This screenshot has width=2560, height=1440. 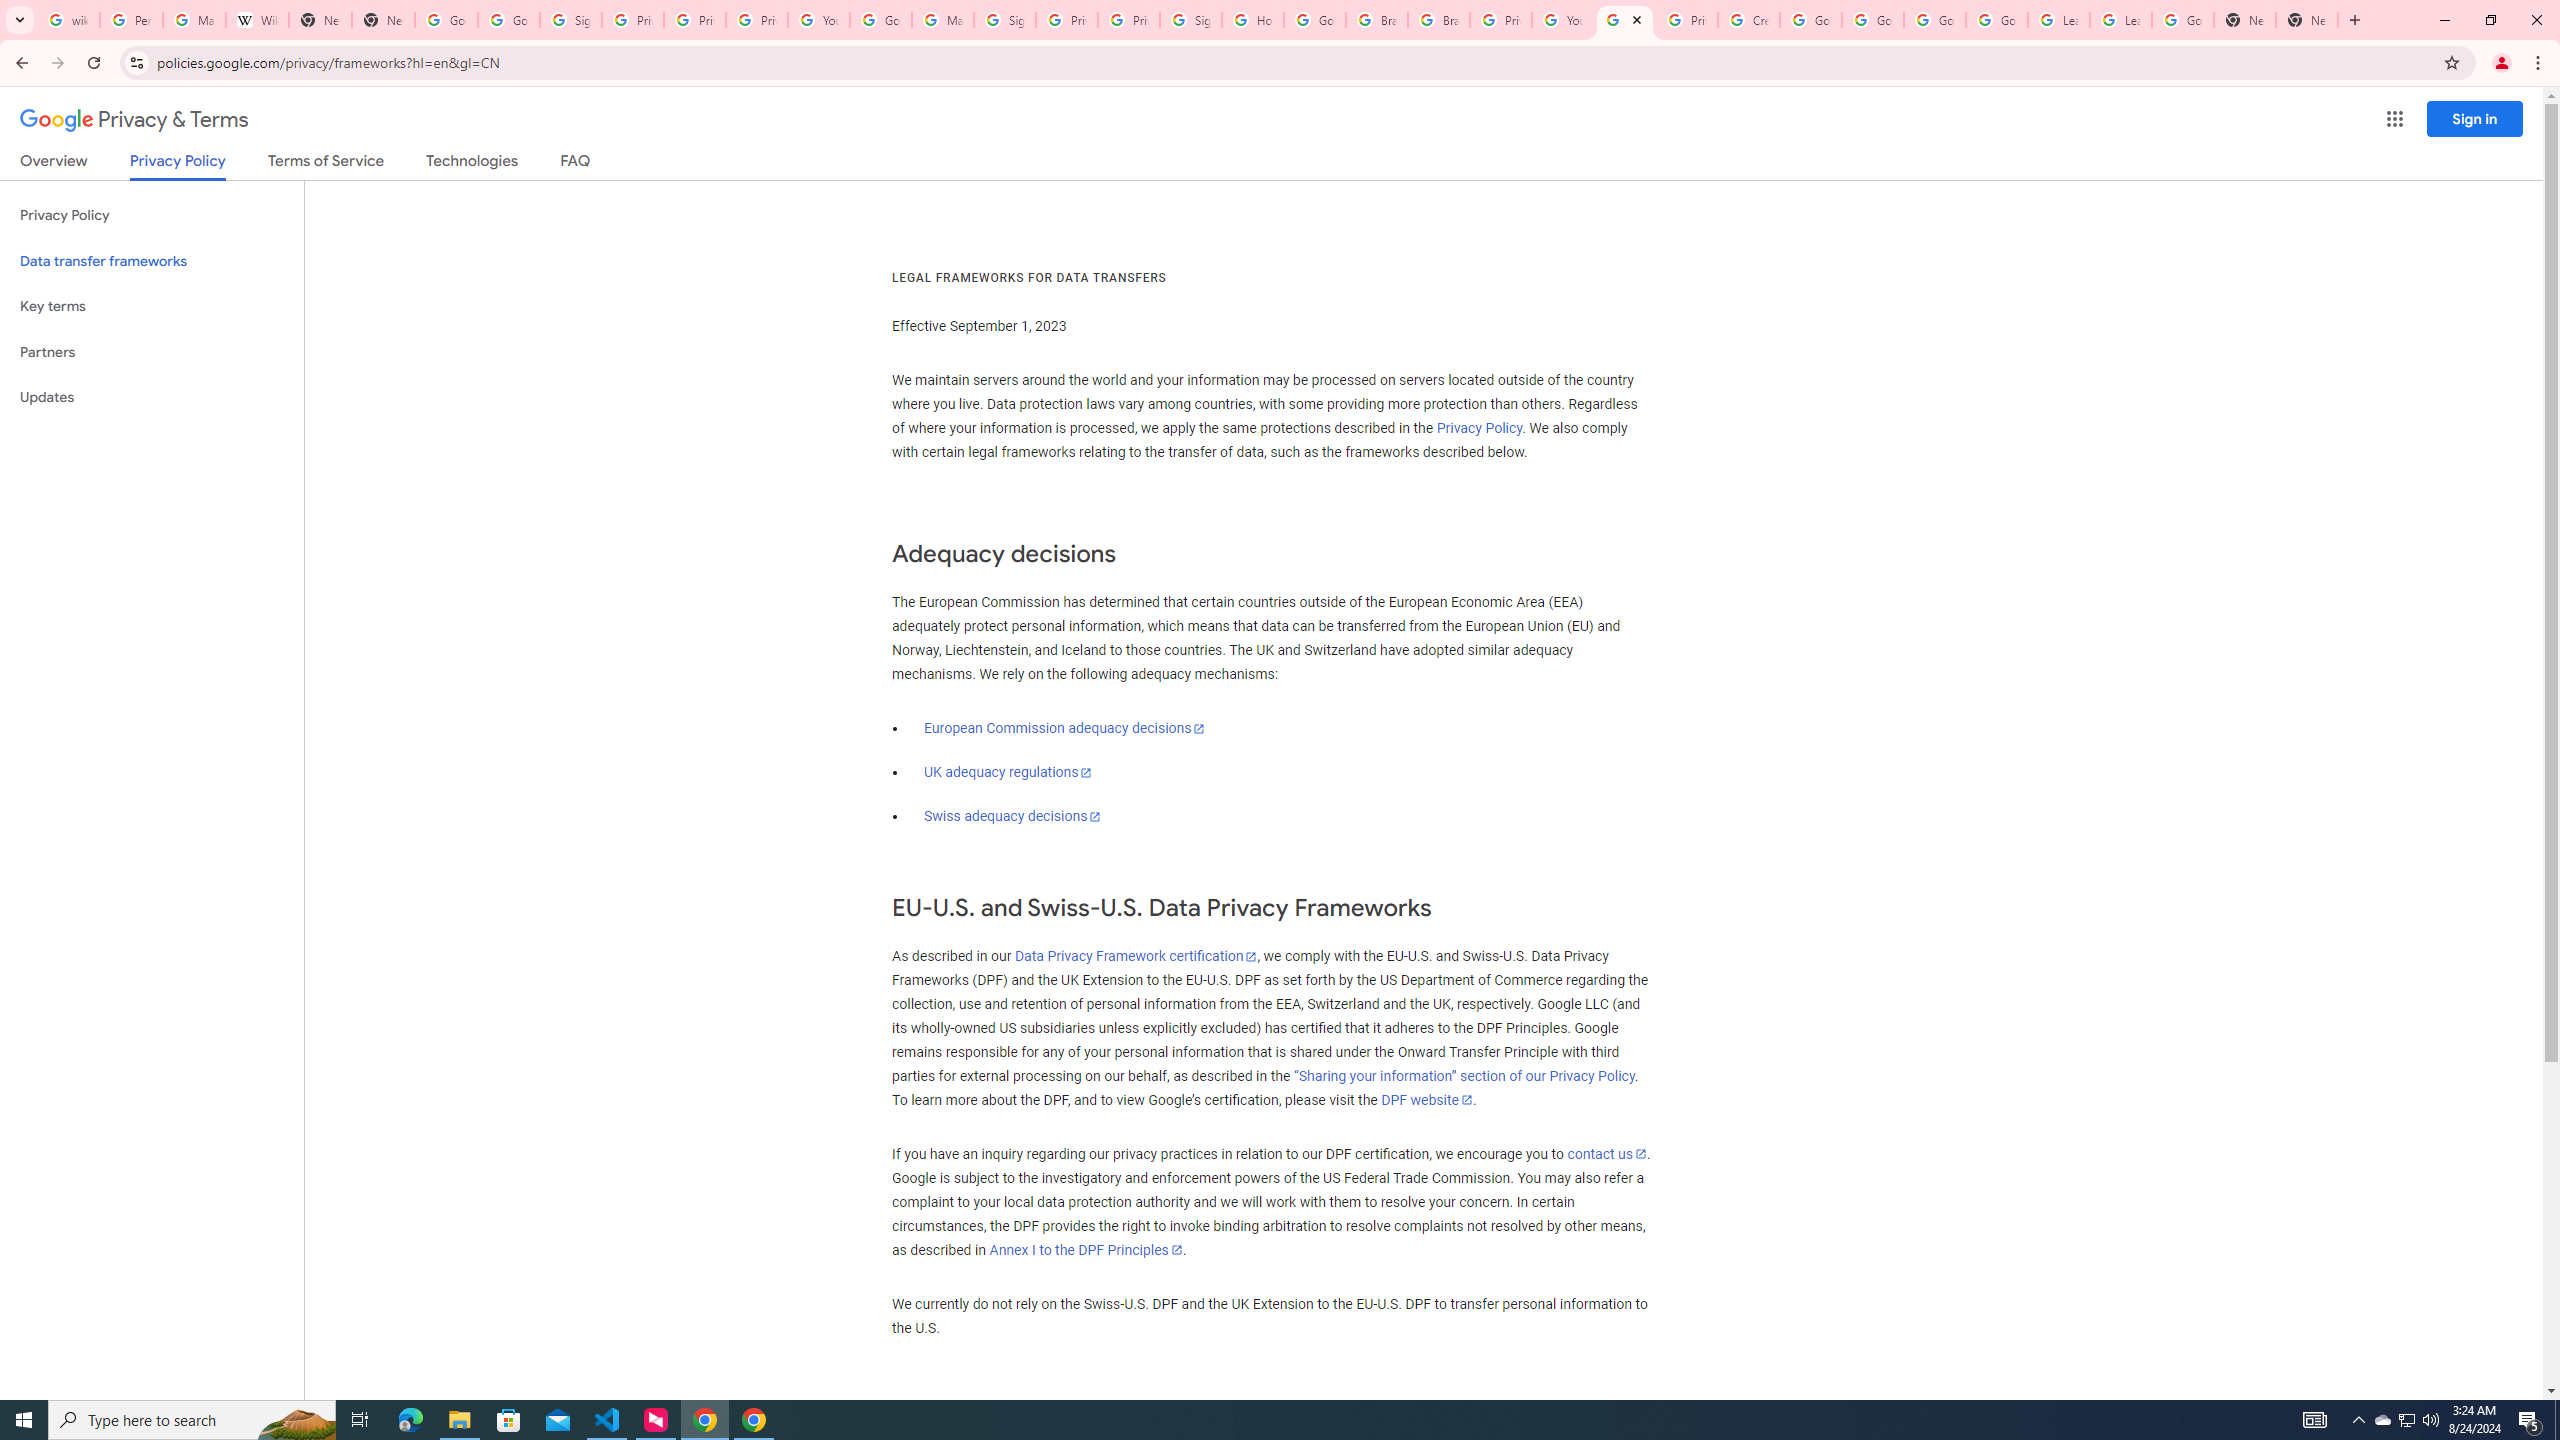 What do you see at coordinates (151, 352) in the screenshot?
I see `'Partners'` at bounding box center [151, 352].